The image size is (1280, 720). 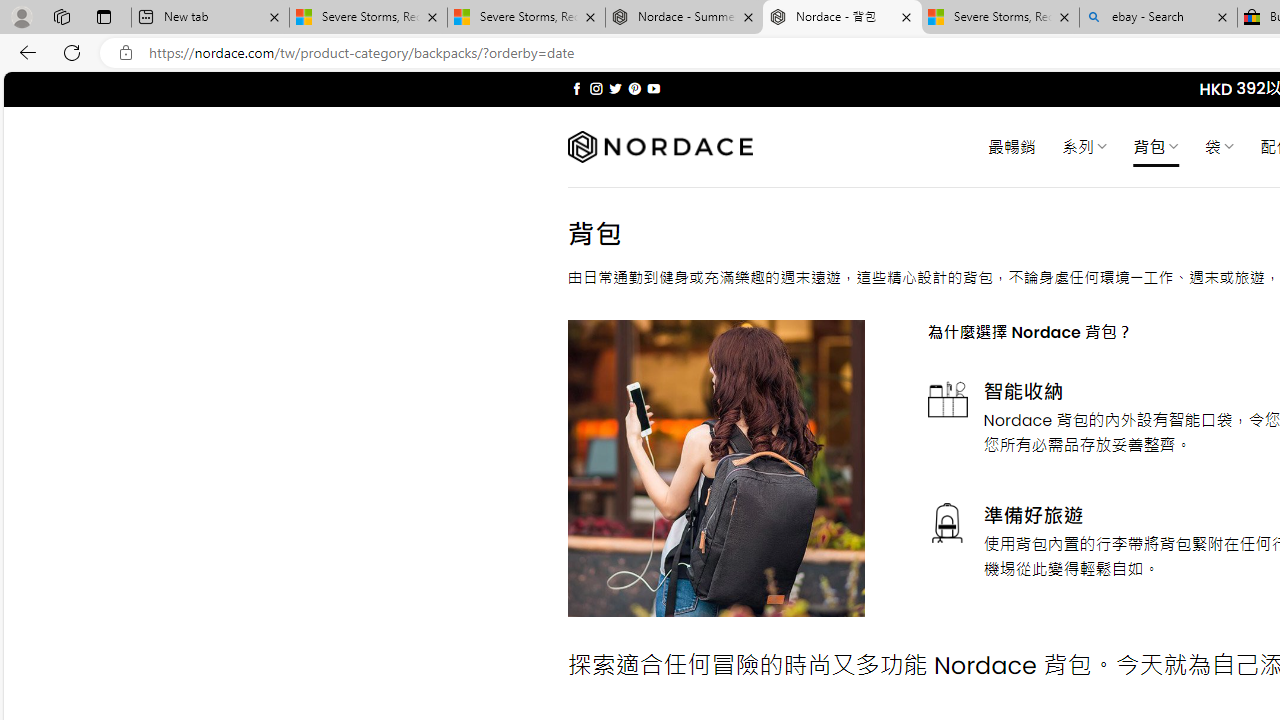 What do you see at coordinates (633, 88) in the screenshot?
I see `'Follow on Pinterest'` at bounding box center [633, 88].